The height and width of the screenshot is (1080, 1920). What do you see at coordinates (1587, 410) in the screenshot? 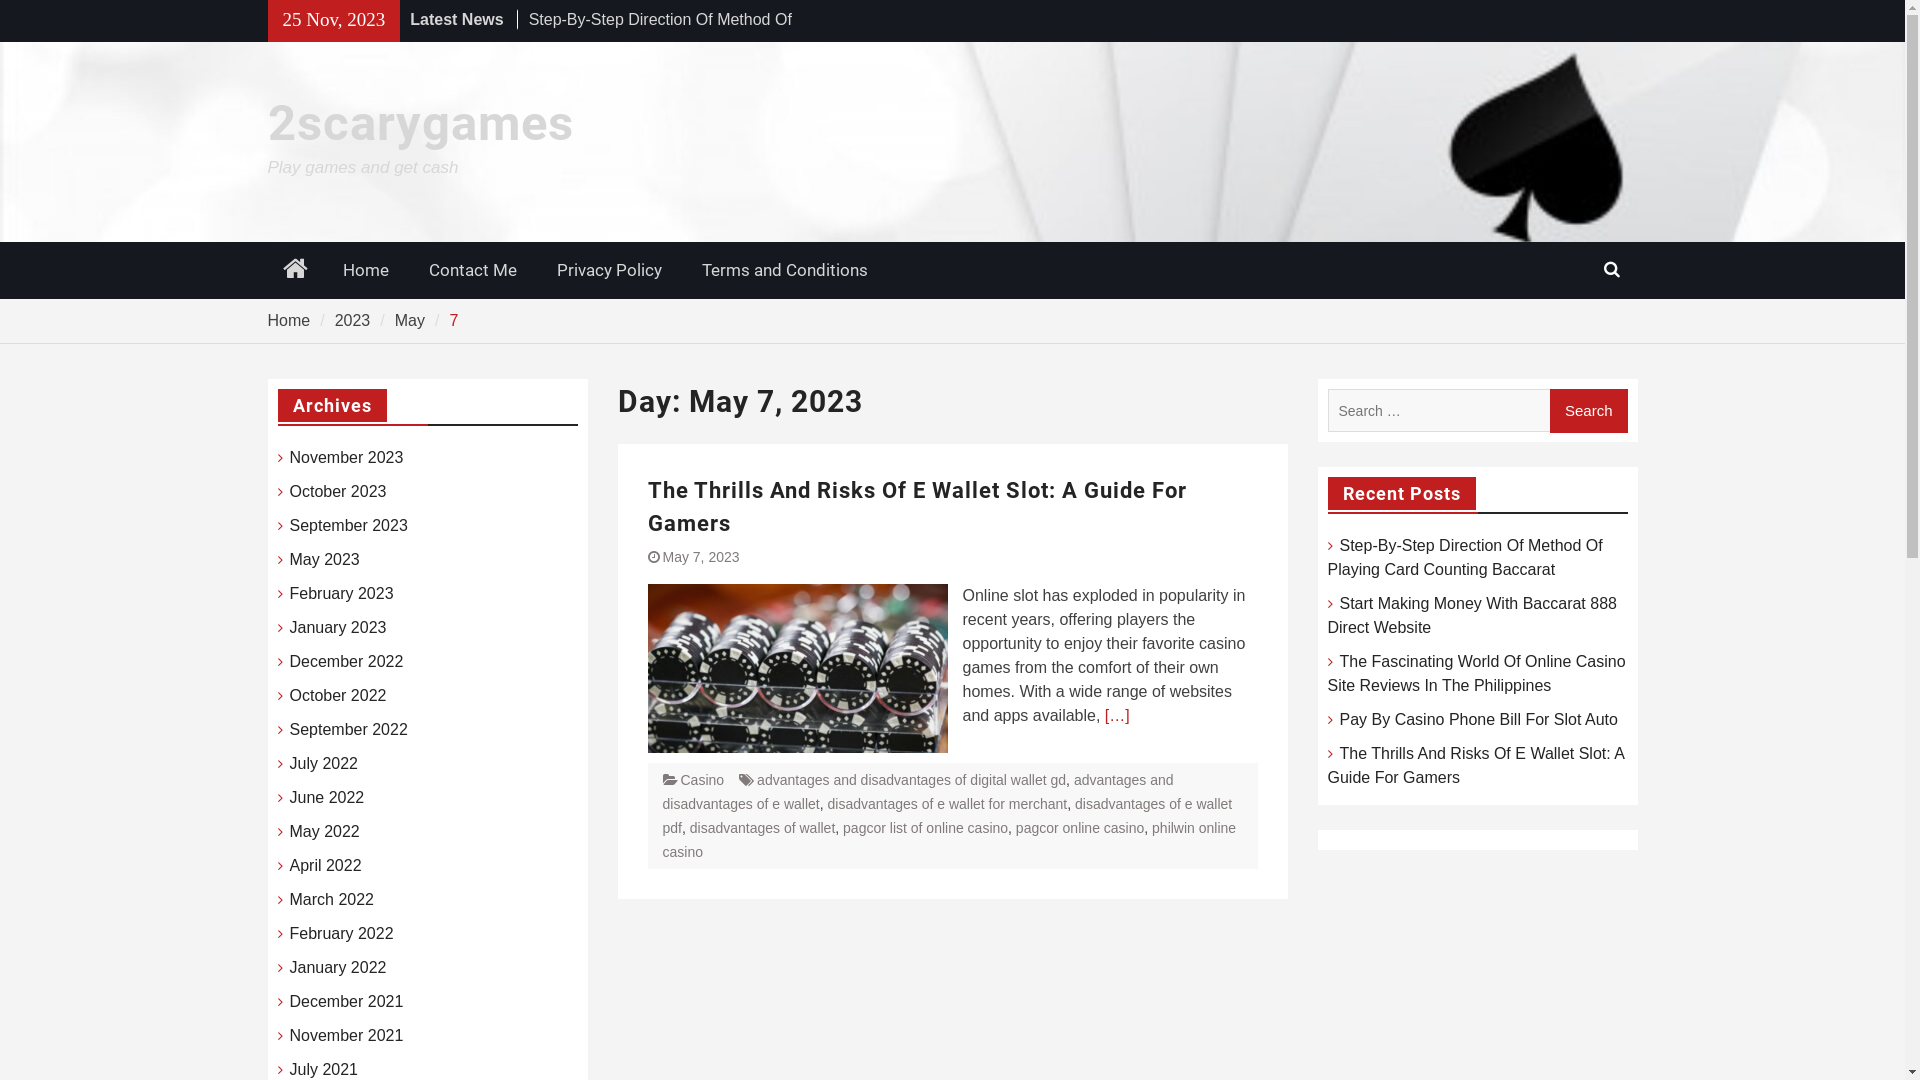
I see `'Search'` at bounding box center [1587, 410].